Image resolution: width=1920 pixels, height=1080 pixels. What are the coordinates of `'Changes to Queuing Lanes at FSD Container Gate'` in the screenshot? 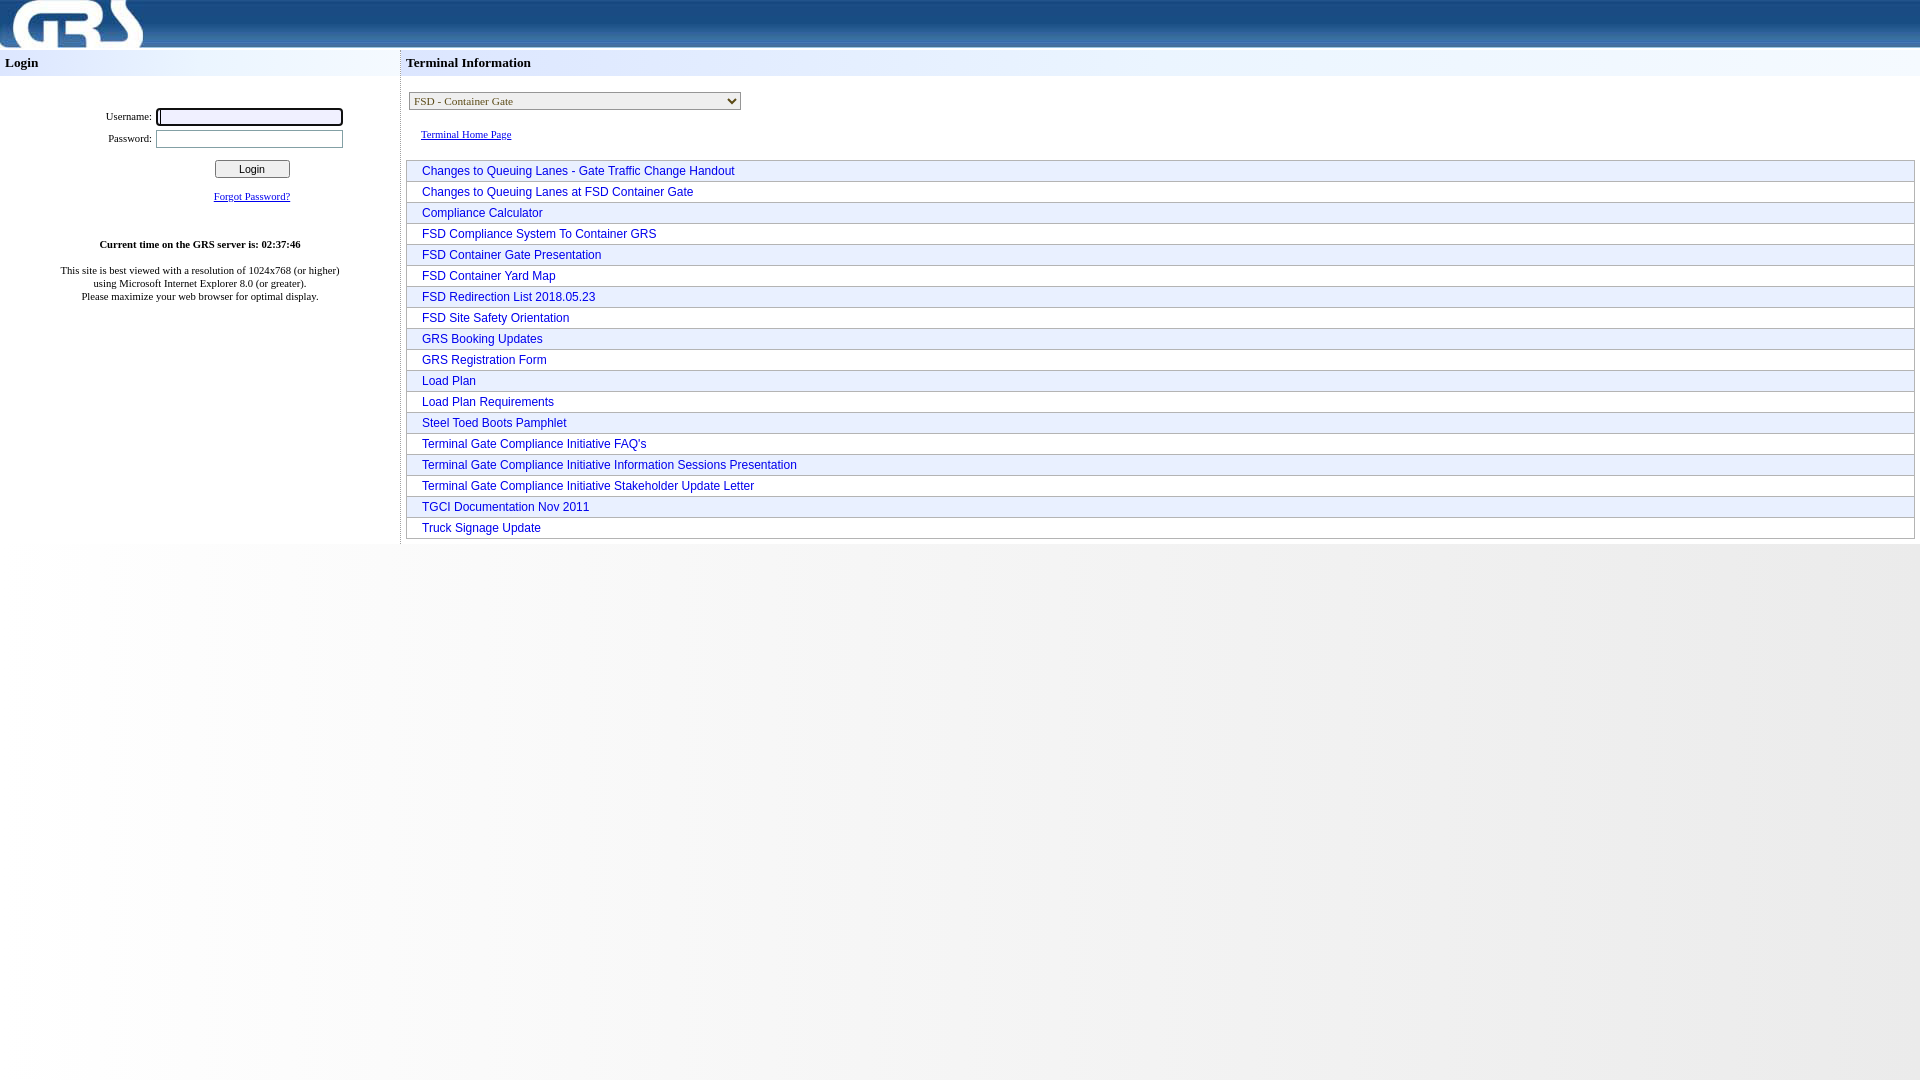 It's located at (552, 192).